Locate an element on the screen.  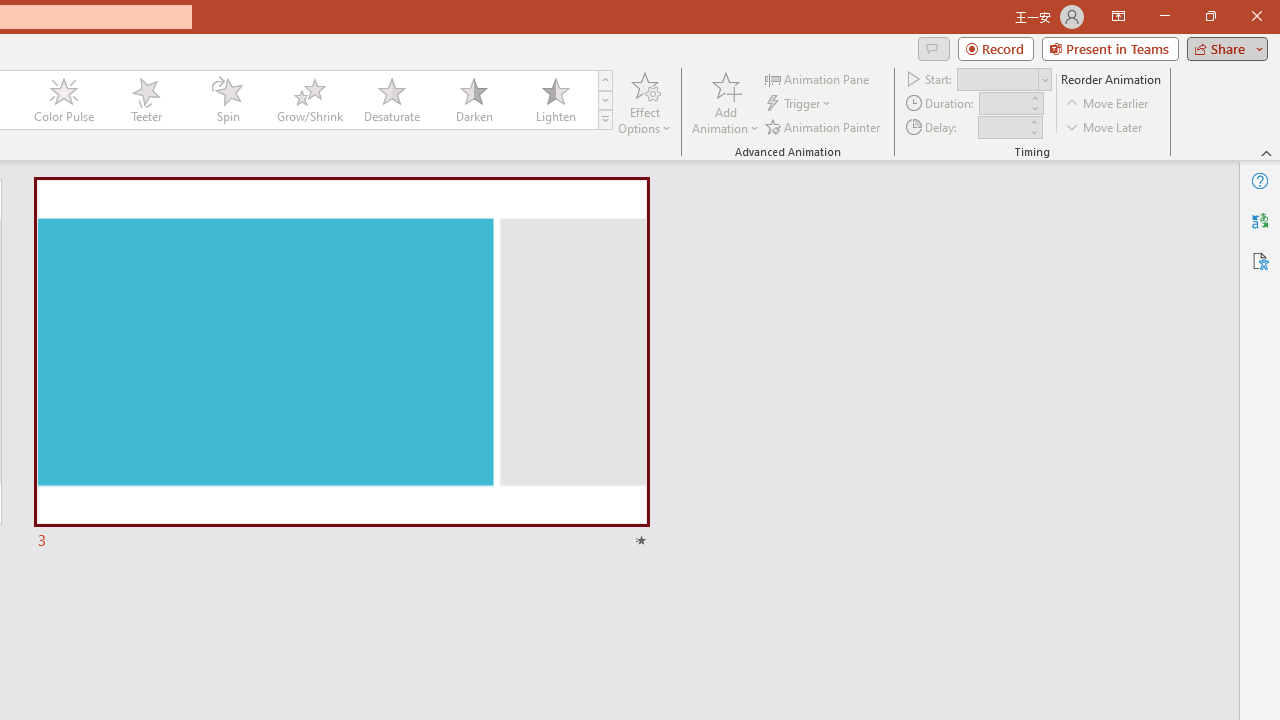
'Trigger' is located at coordinates (800, 103).